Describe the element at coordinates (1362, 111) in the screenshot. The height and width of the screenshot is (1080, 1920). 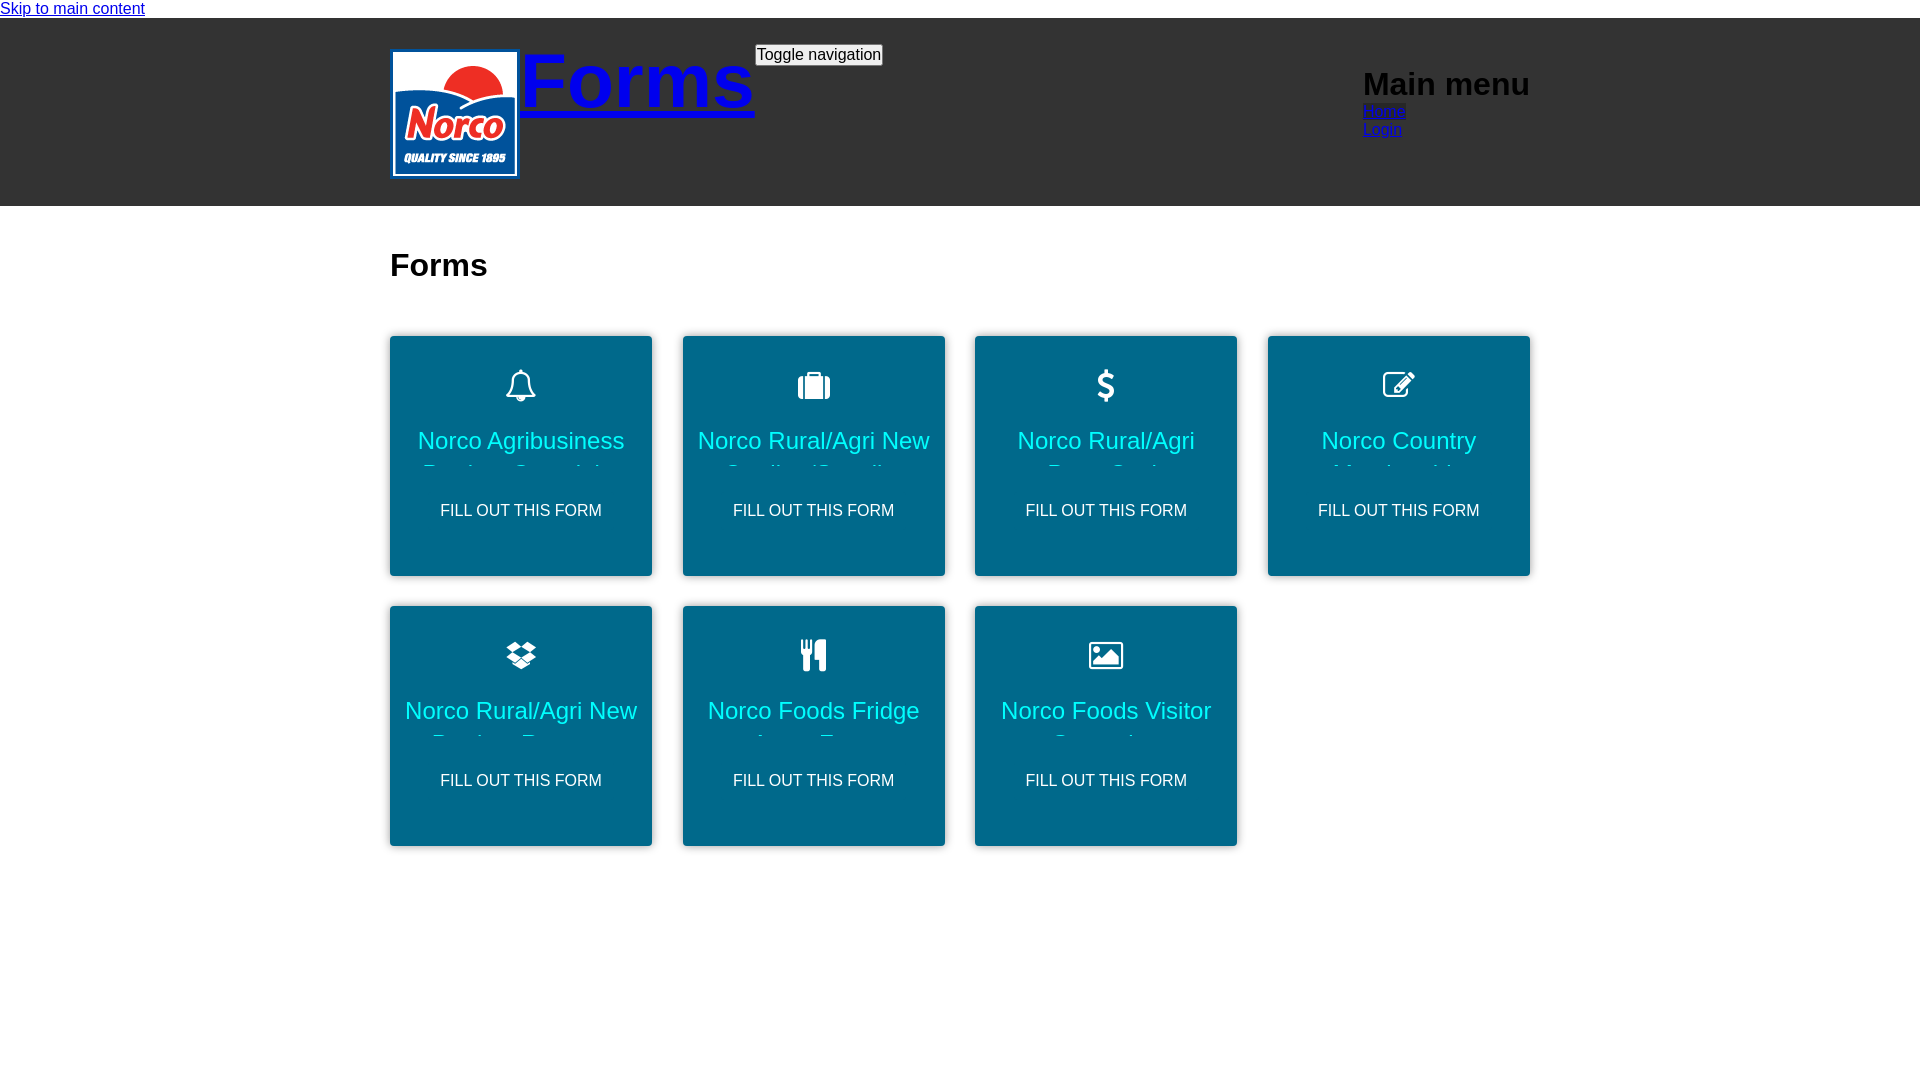
I see `'Home'` at that location.